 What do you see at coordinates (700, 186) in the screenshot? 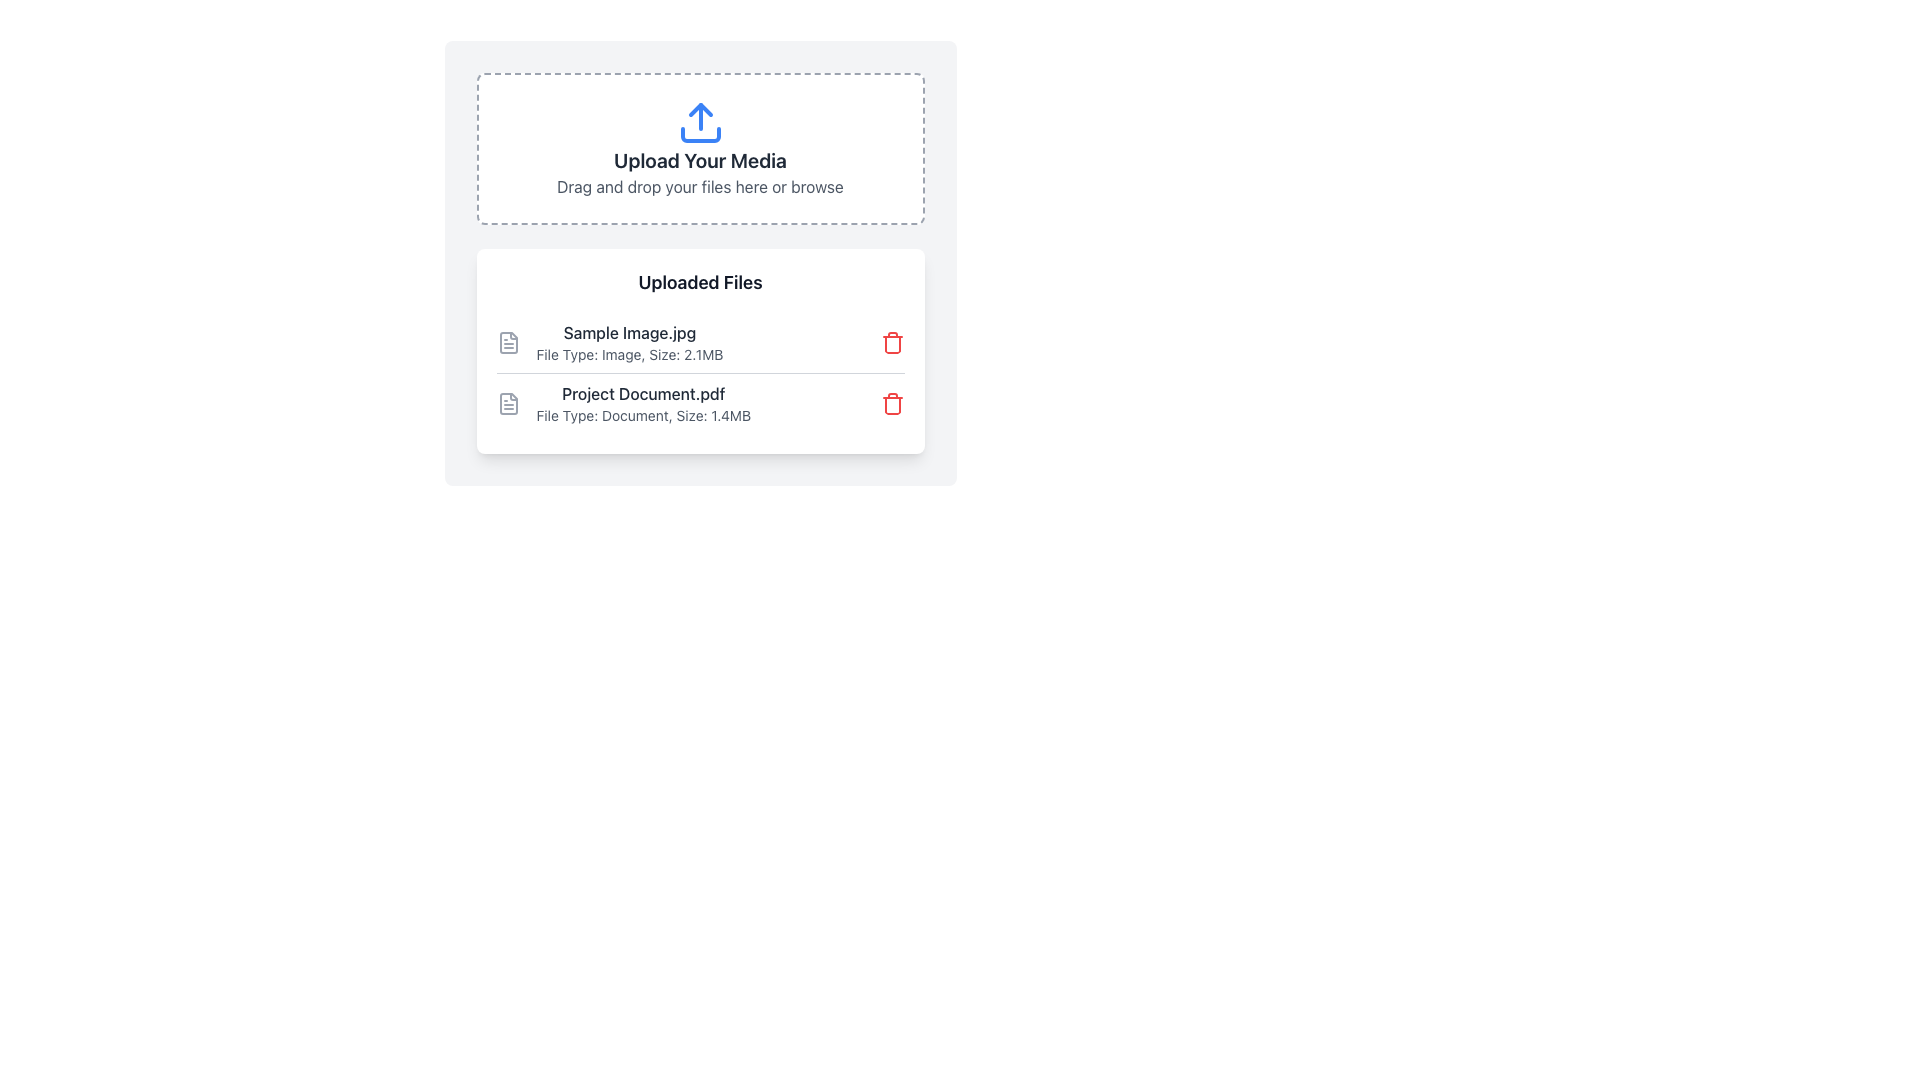
I see `the text label that provides instructions for uploading files, located below 'Upload Your Media'` at bounding box center [700, 186].